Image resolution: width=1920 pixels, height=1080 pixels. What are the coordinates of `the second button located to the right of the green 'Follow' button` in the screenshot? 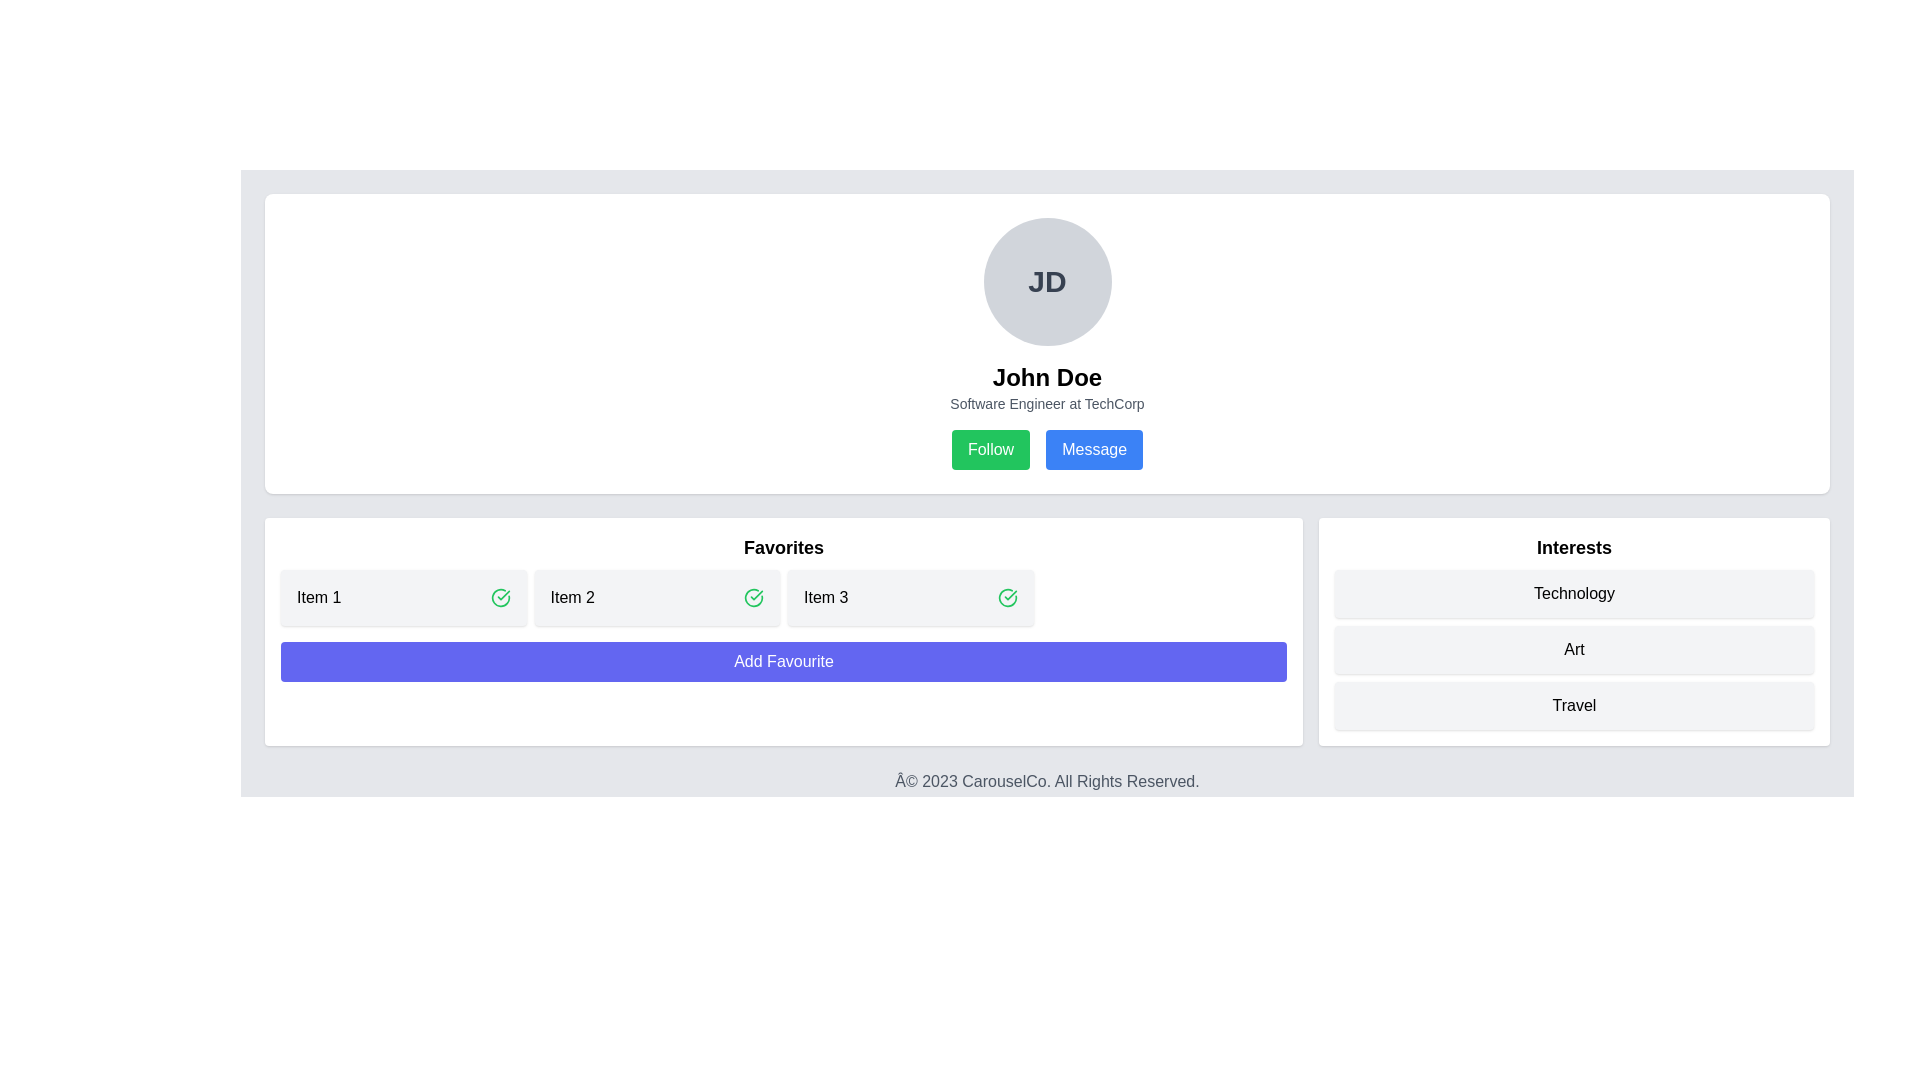 It's located at (1093, 450).